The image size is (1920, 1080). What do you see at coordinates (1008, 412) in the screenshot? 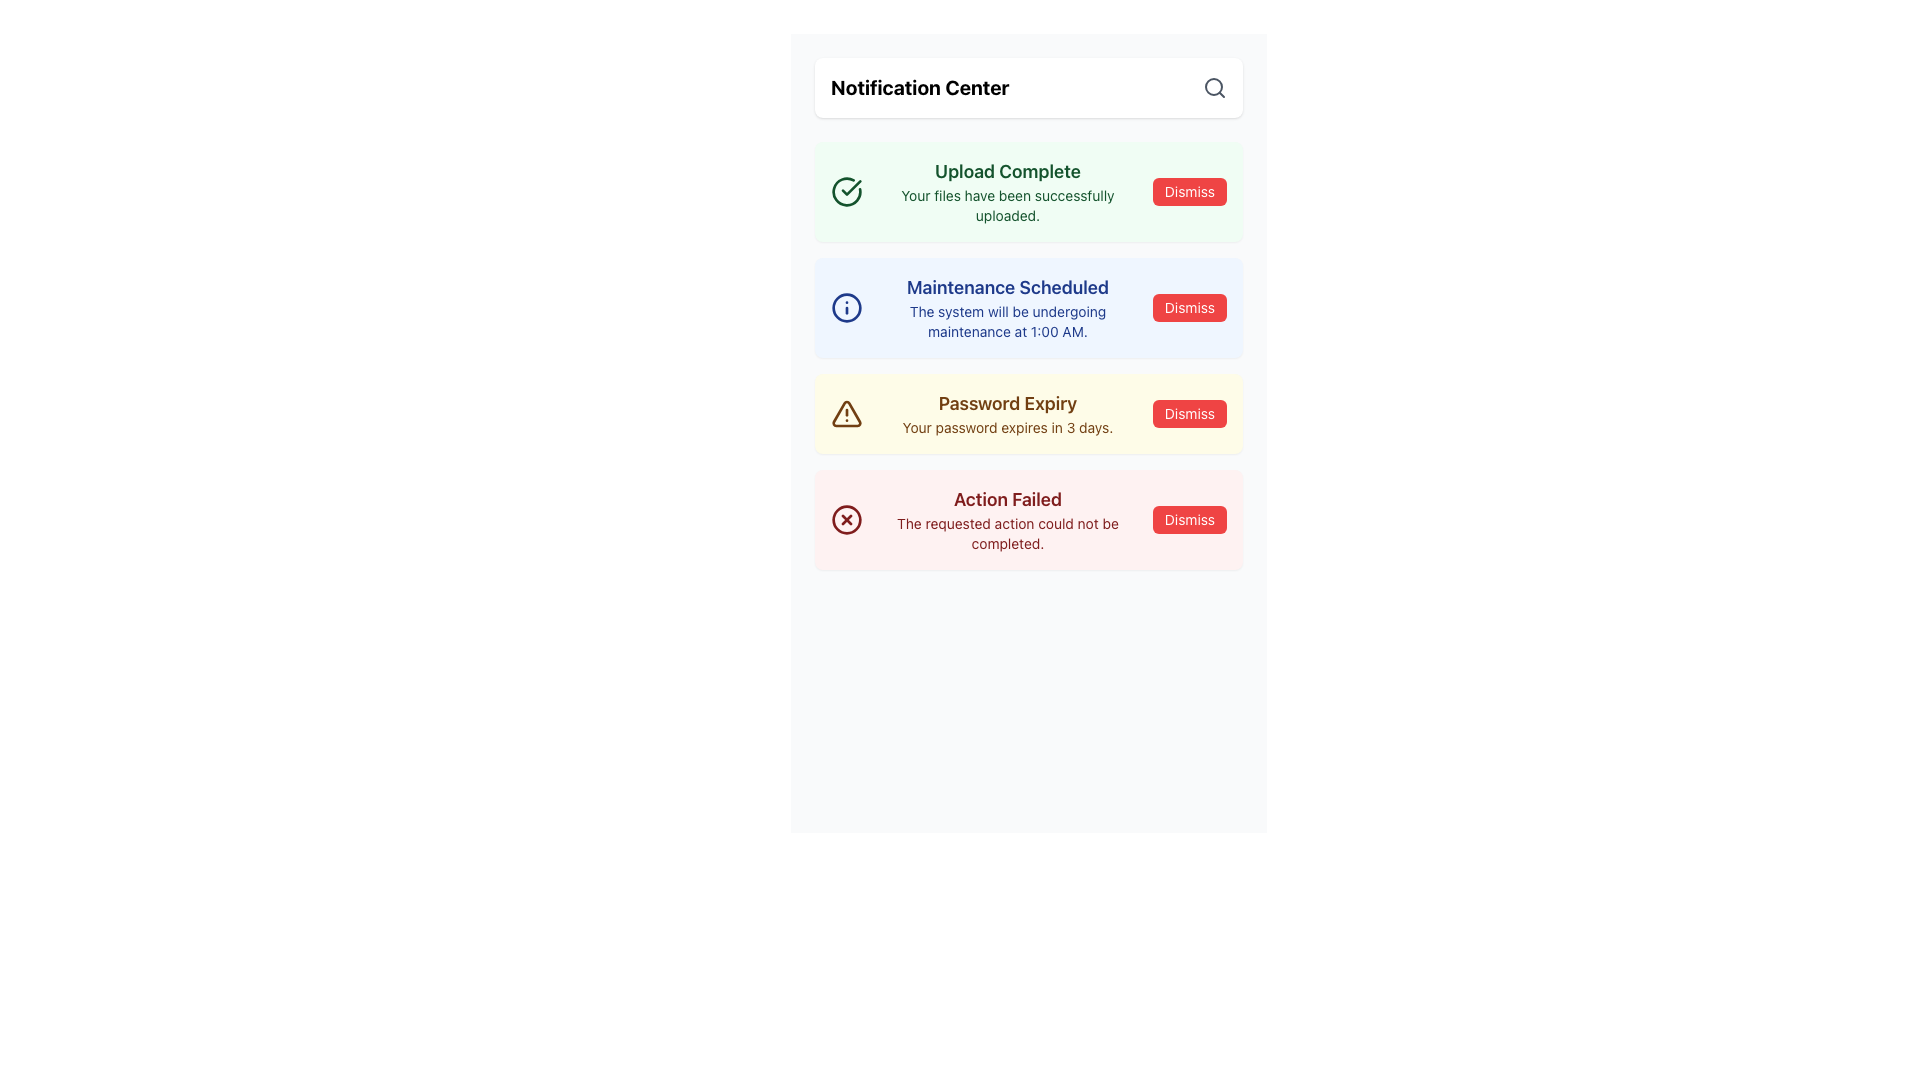
I see `notification text about the impending expiry of the user's password, which is located in the third position of the notification card in the notification center` at bounding box center [1008, 412].